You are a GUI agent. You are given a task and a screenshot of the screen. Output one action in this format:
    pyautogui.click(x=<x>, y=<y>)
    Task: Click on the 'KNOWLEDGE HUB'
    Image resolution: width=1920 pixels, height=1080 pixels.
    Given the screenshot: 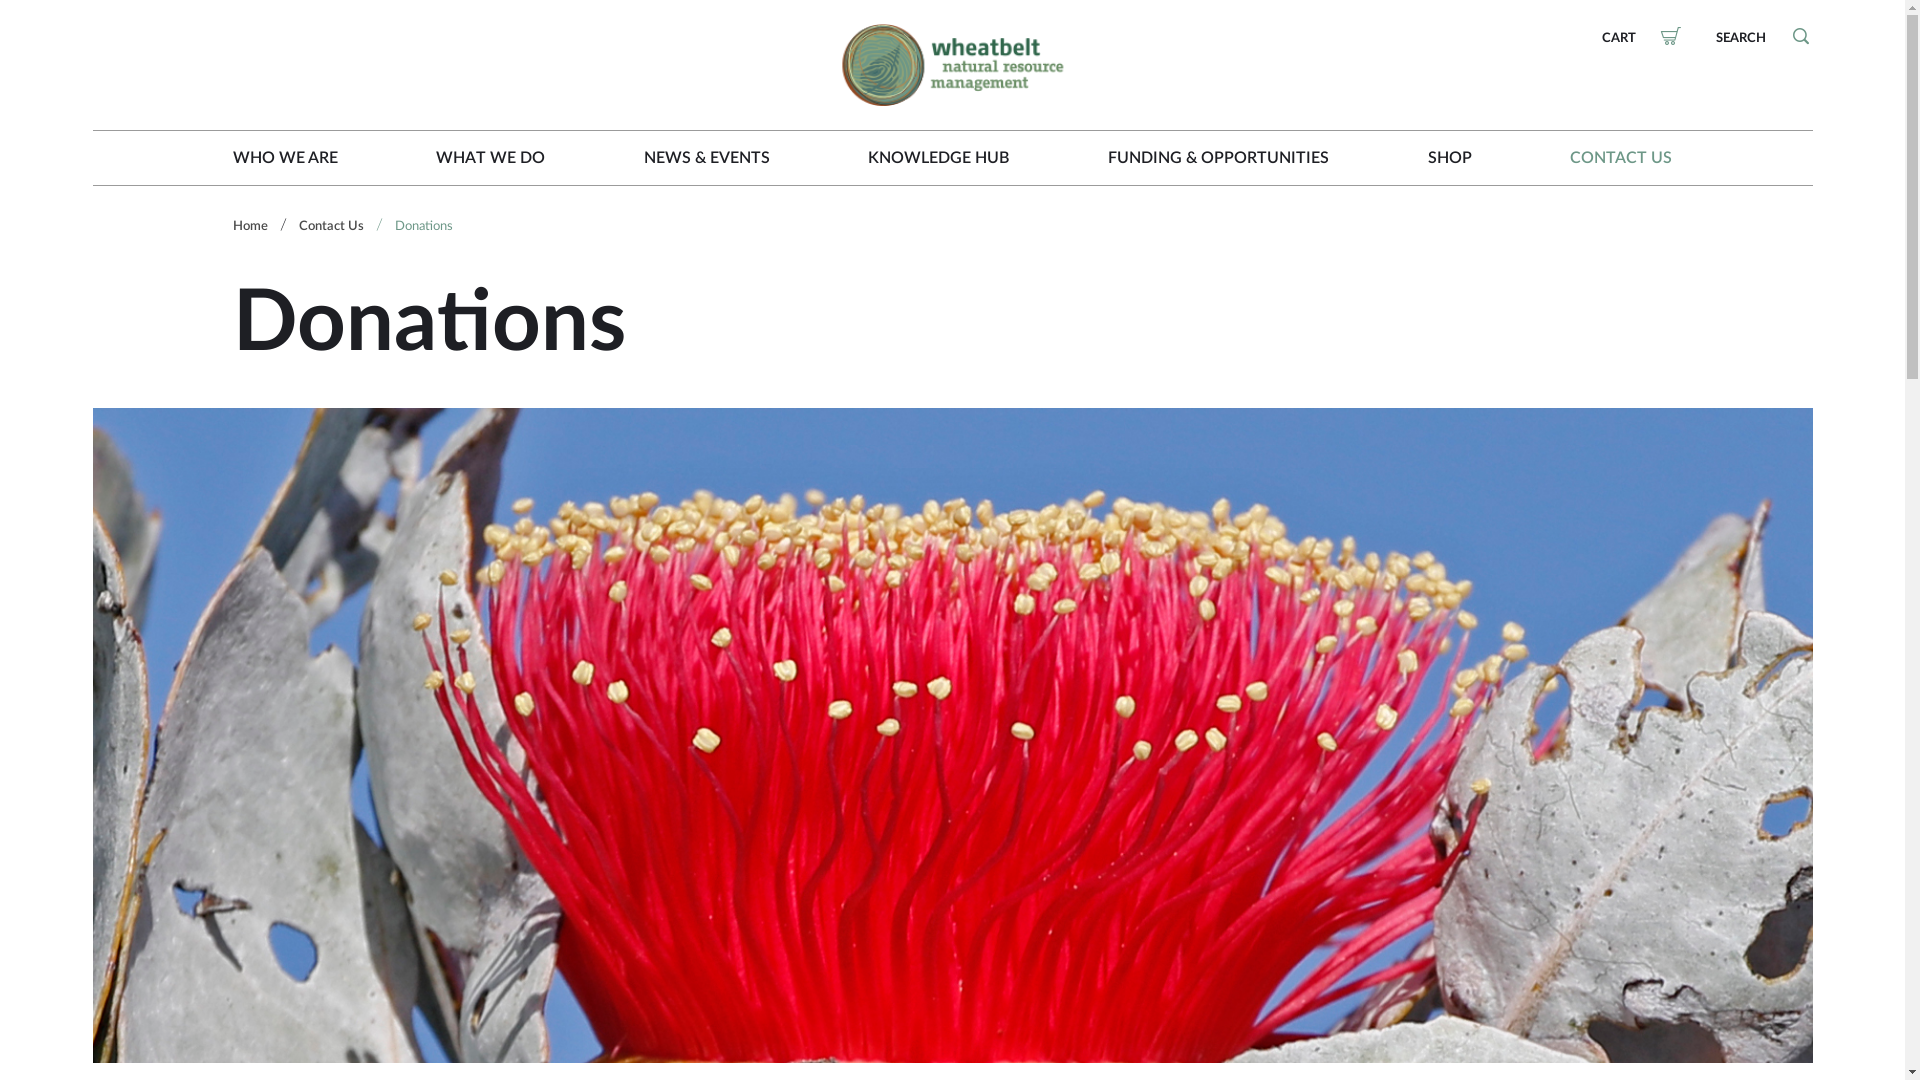 What is the action you would take?
    pyautogui.click(x=937, y=157)
    